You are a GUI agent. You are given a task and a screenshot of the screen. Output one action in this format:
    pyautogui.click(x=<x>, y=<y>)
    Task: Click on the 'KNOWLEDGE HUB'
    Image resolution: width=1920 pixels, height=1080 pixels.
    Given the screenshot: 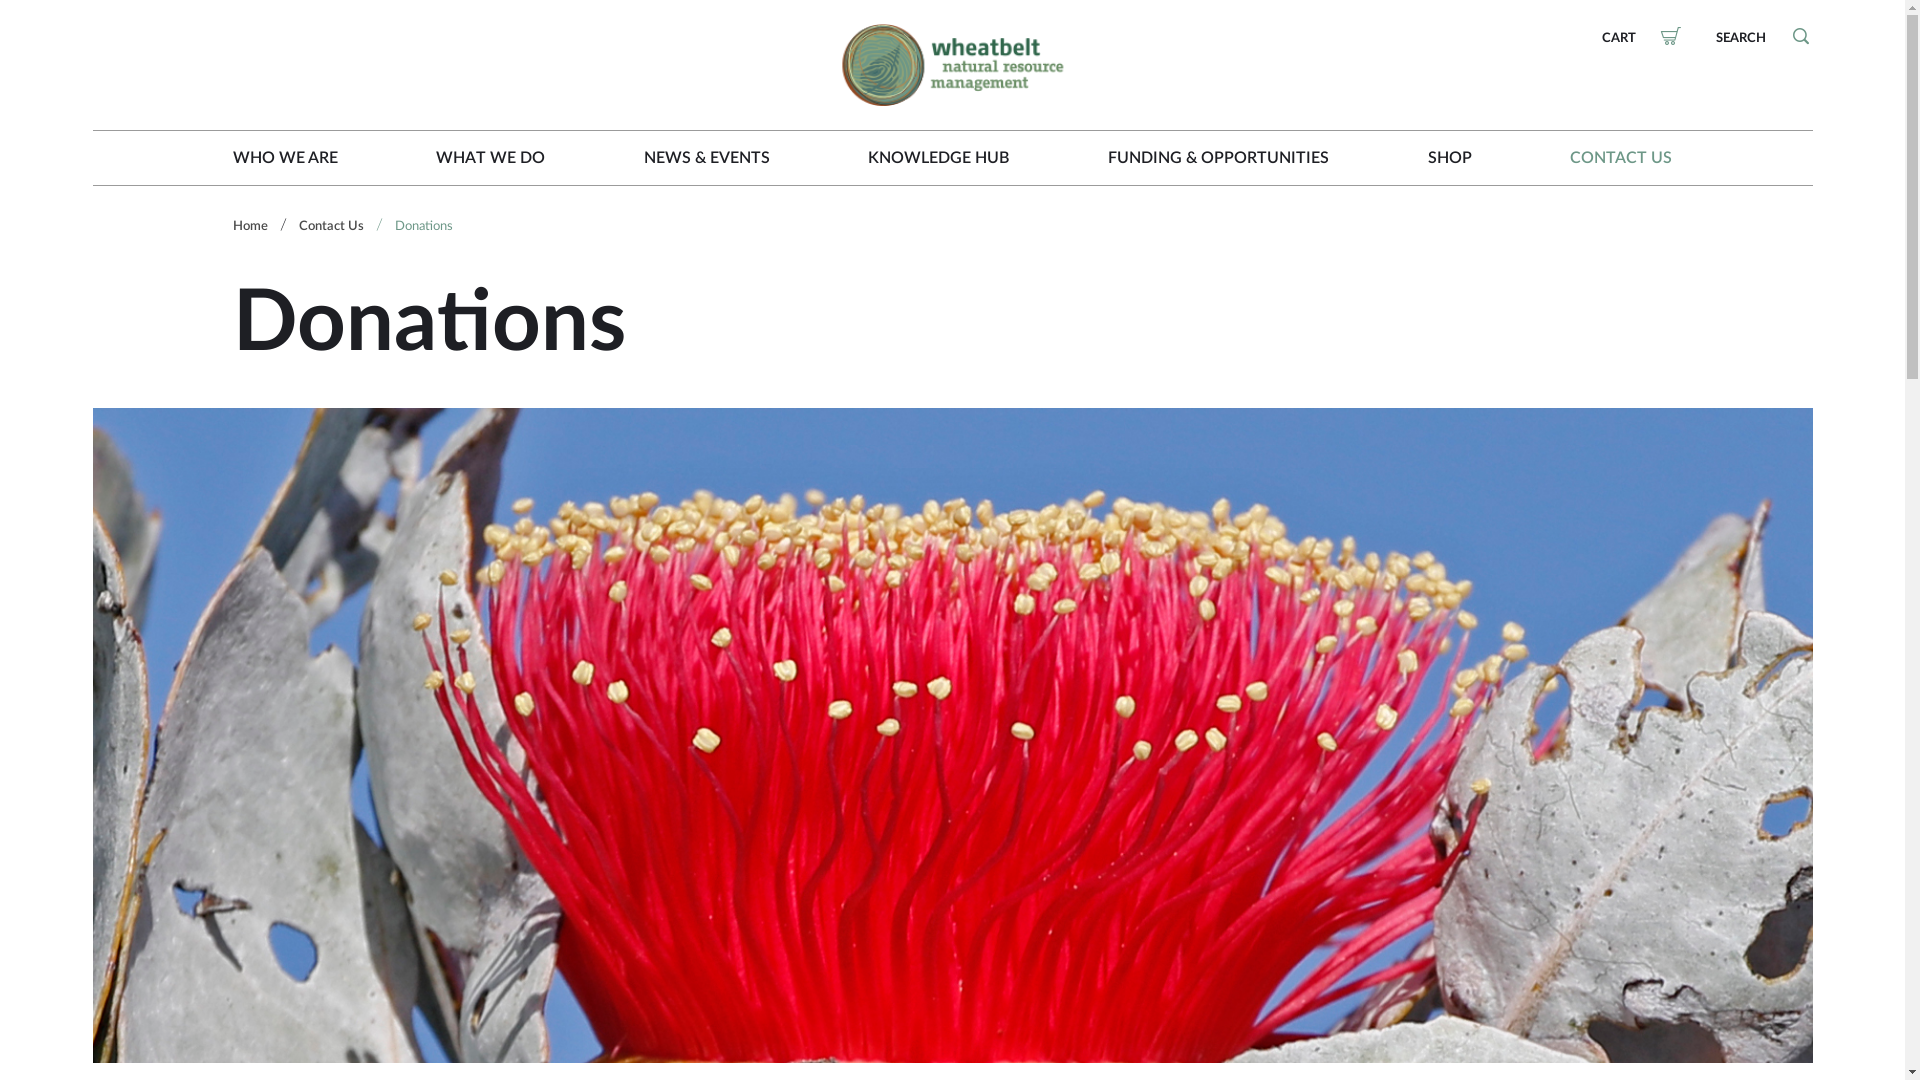 What is the action you would take?
    pyautogui.click(x=937, y=157)
    